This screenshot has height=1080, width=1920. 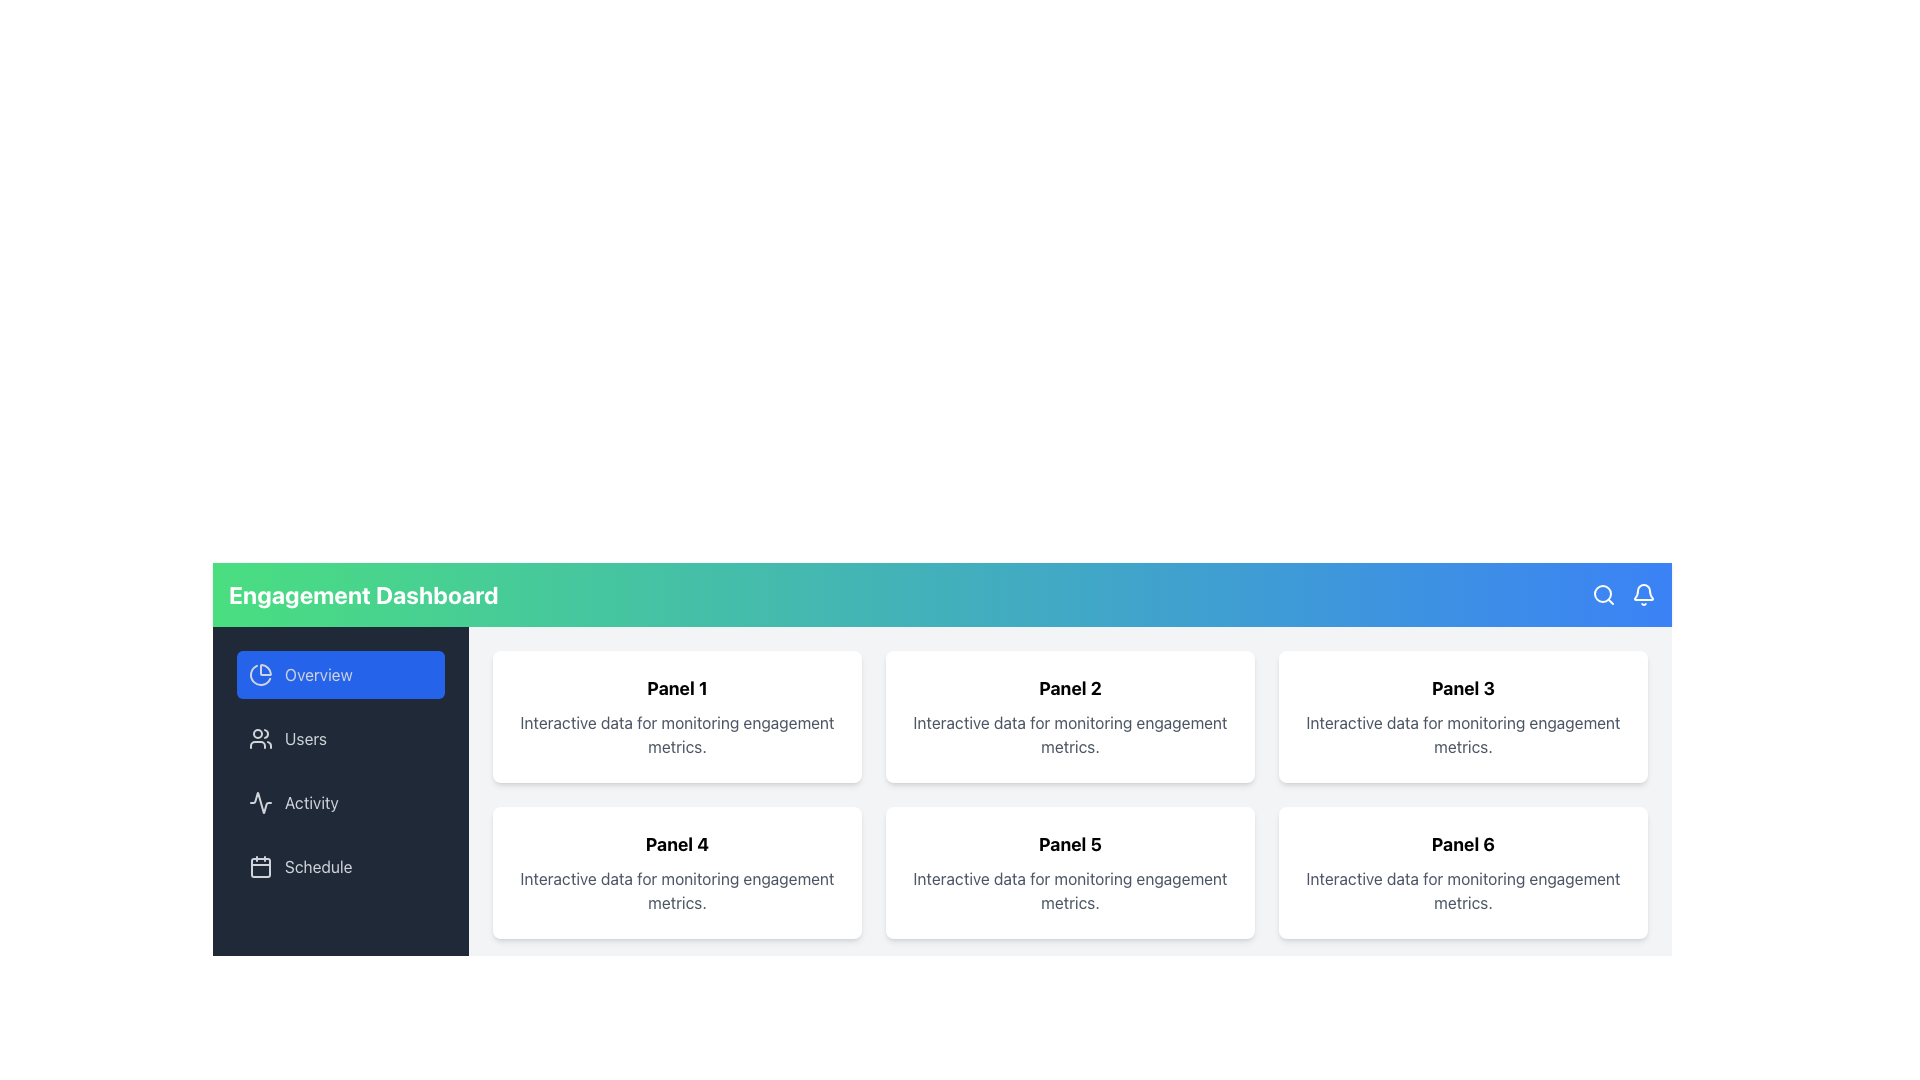 I want to click on text from the 'Panel 6' header, which is a bold and large text label located at the top of the sixth card in a grid layout on the dashboard interface, so click(x=1463, y=844).